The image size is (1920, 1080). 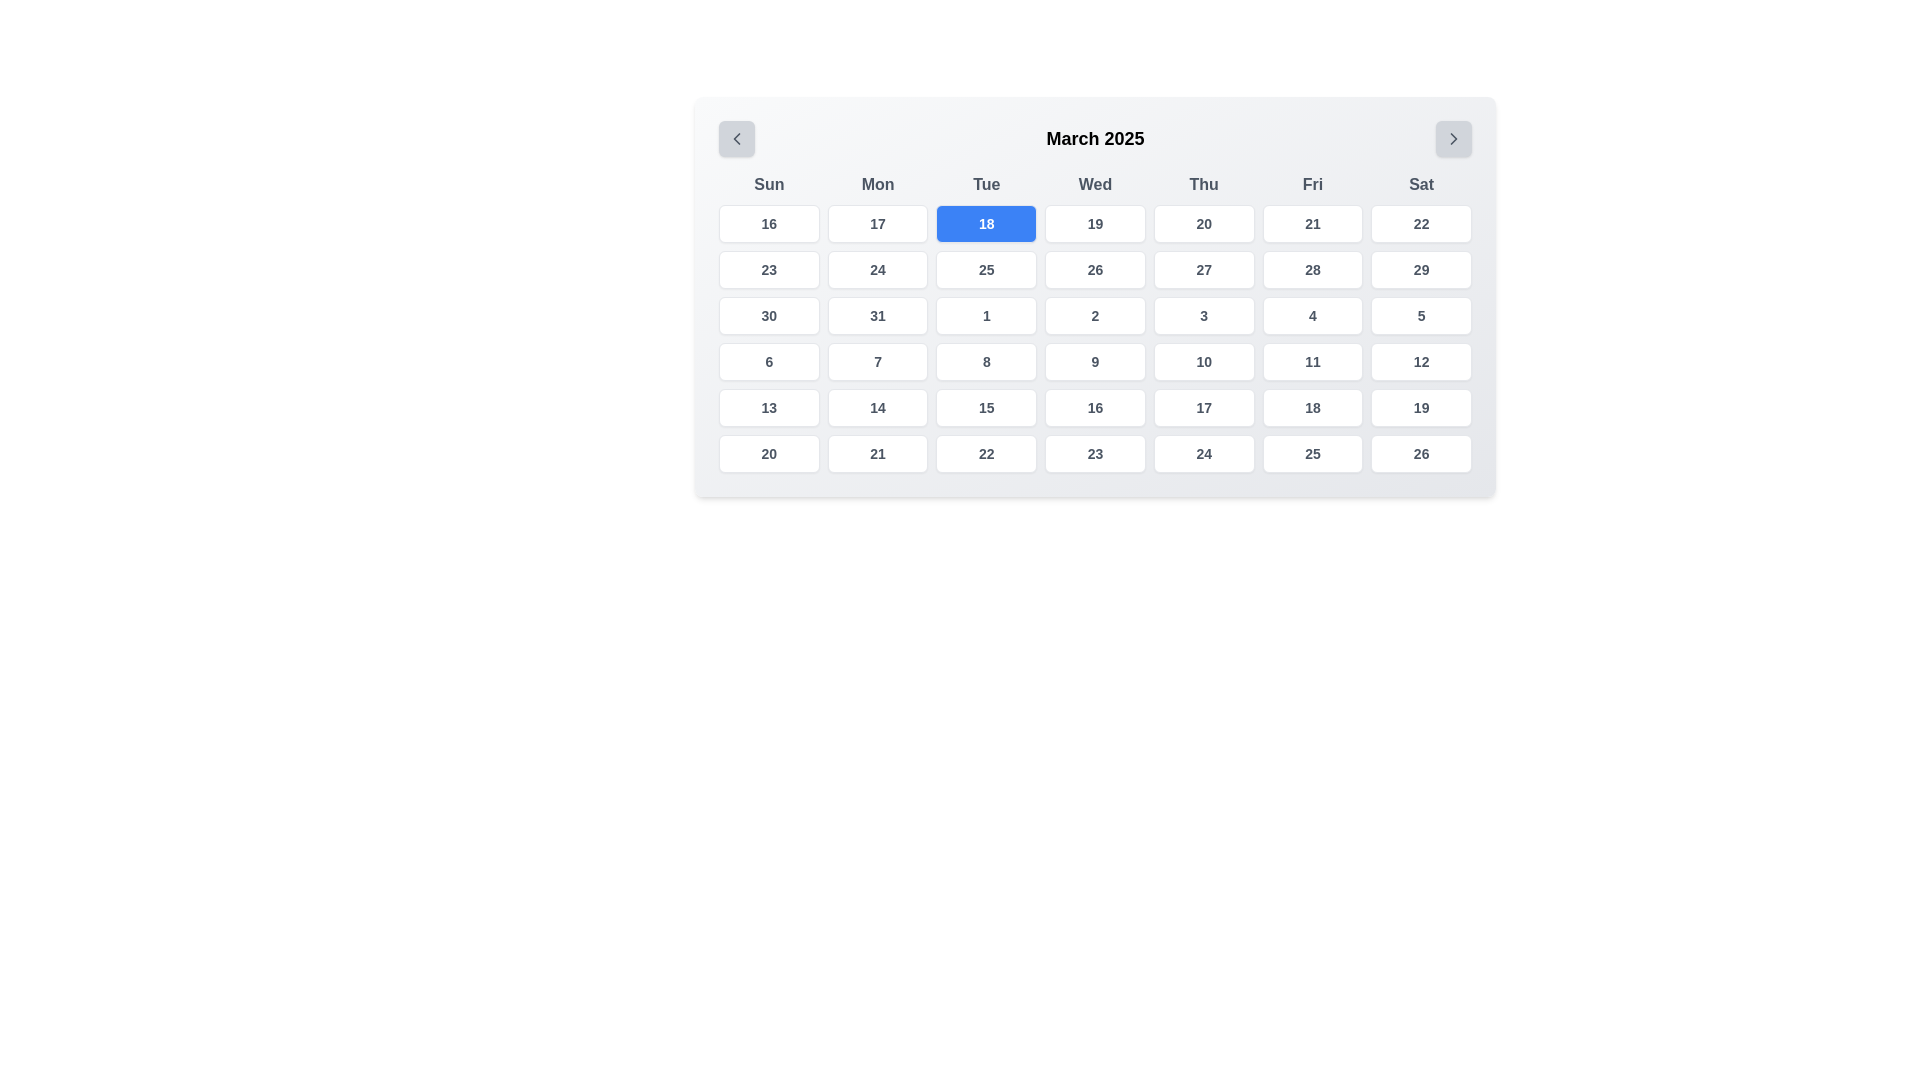 What do you see at coordinates (1094, 362) in the screenshot?
I see `the Calendar Date Button displaying the number '9'` at bounding box center [1094, 362].